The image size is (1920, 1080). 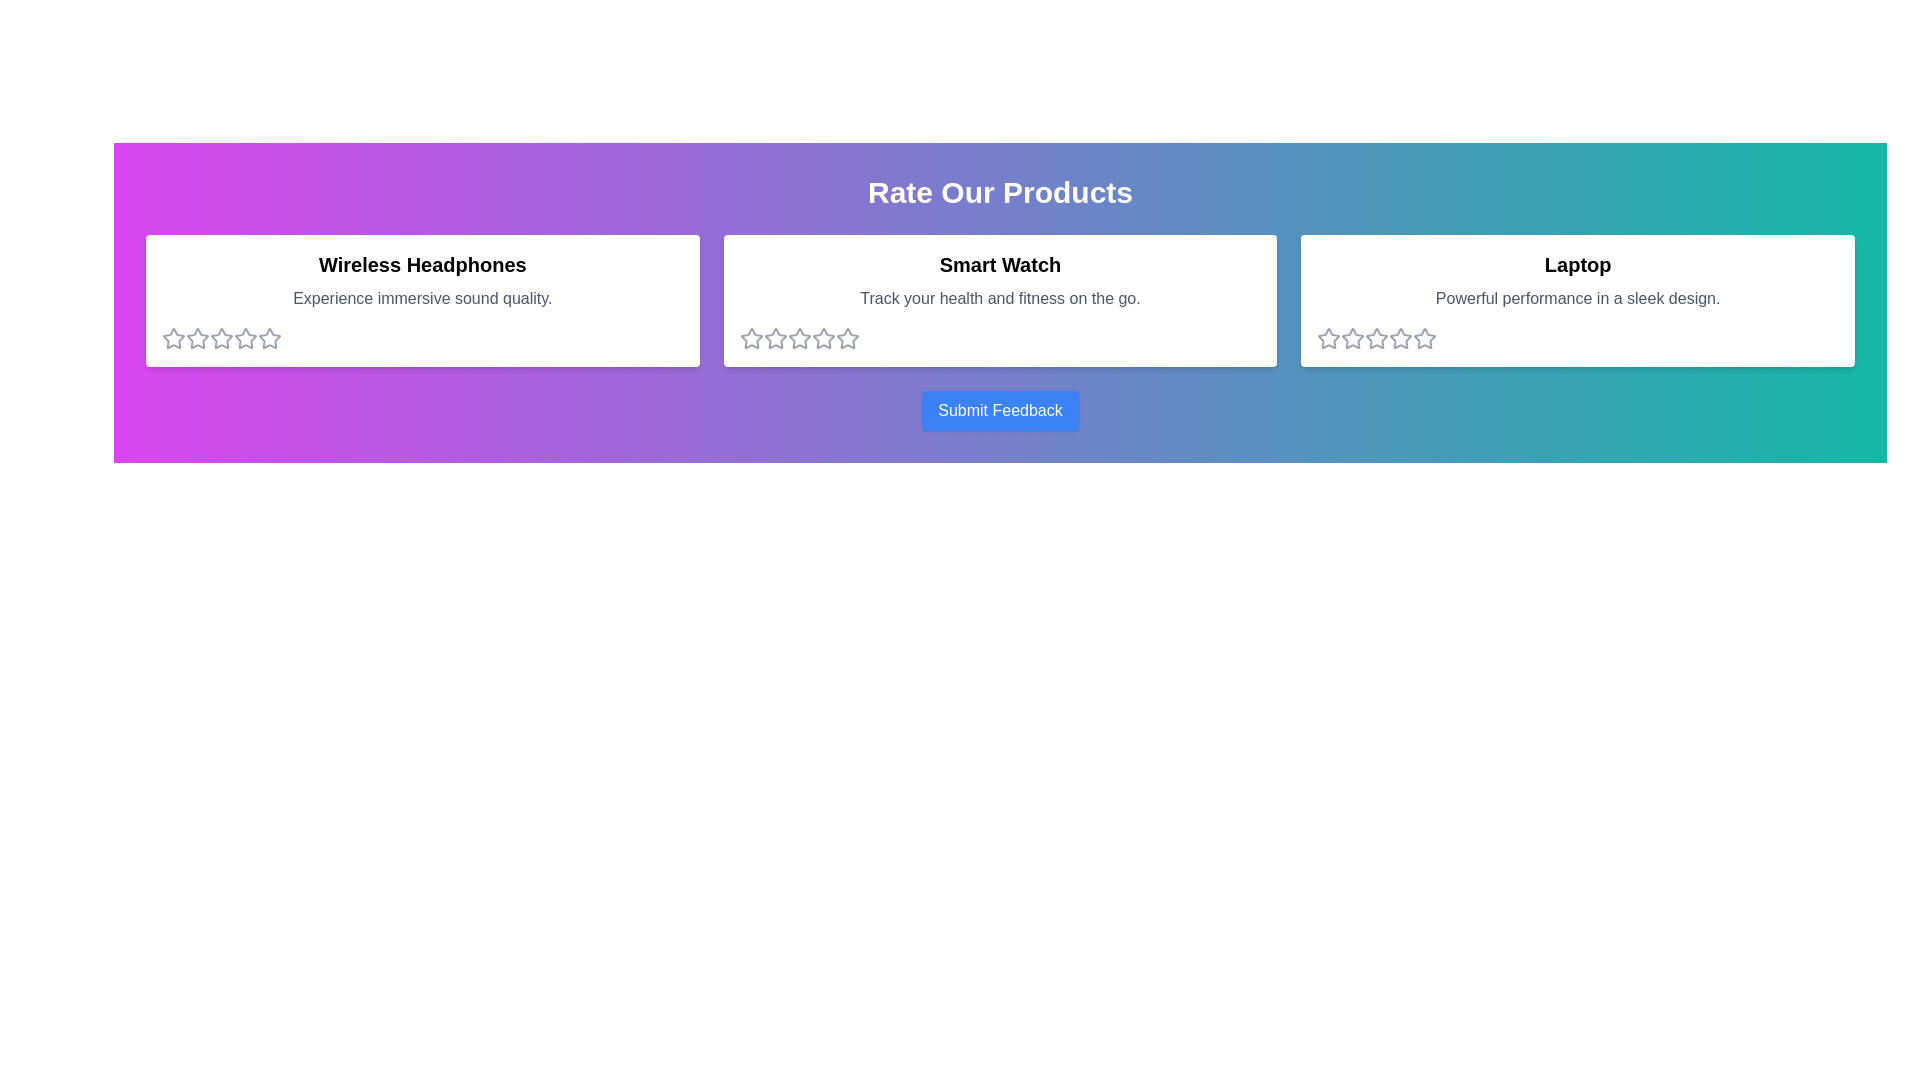 I want to click on the star corresponding to 3 stars to preview the rating, so click(x=221, y=338).